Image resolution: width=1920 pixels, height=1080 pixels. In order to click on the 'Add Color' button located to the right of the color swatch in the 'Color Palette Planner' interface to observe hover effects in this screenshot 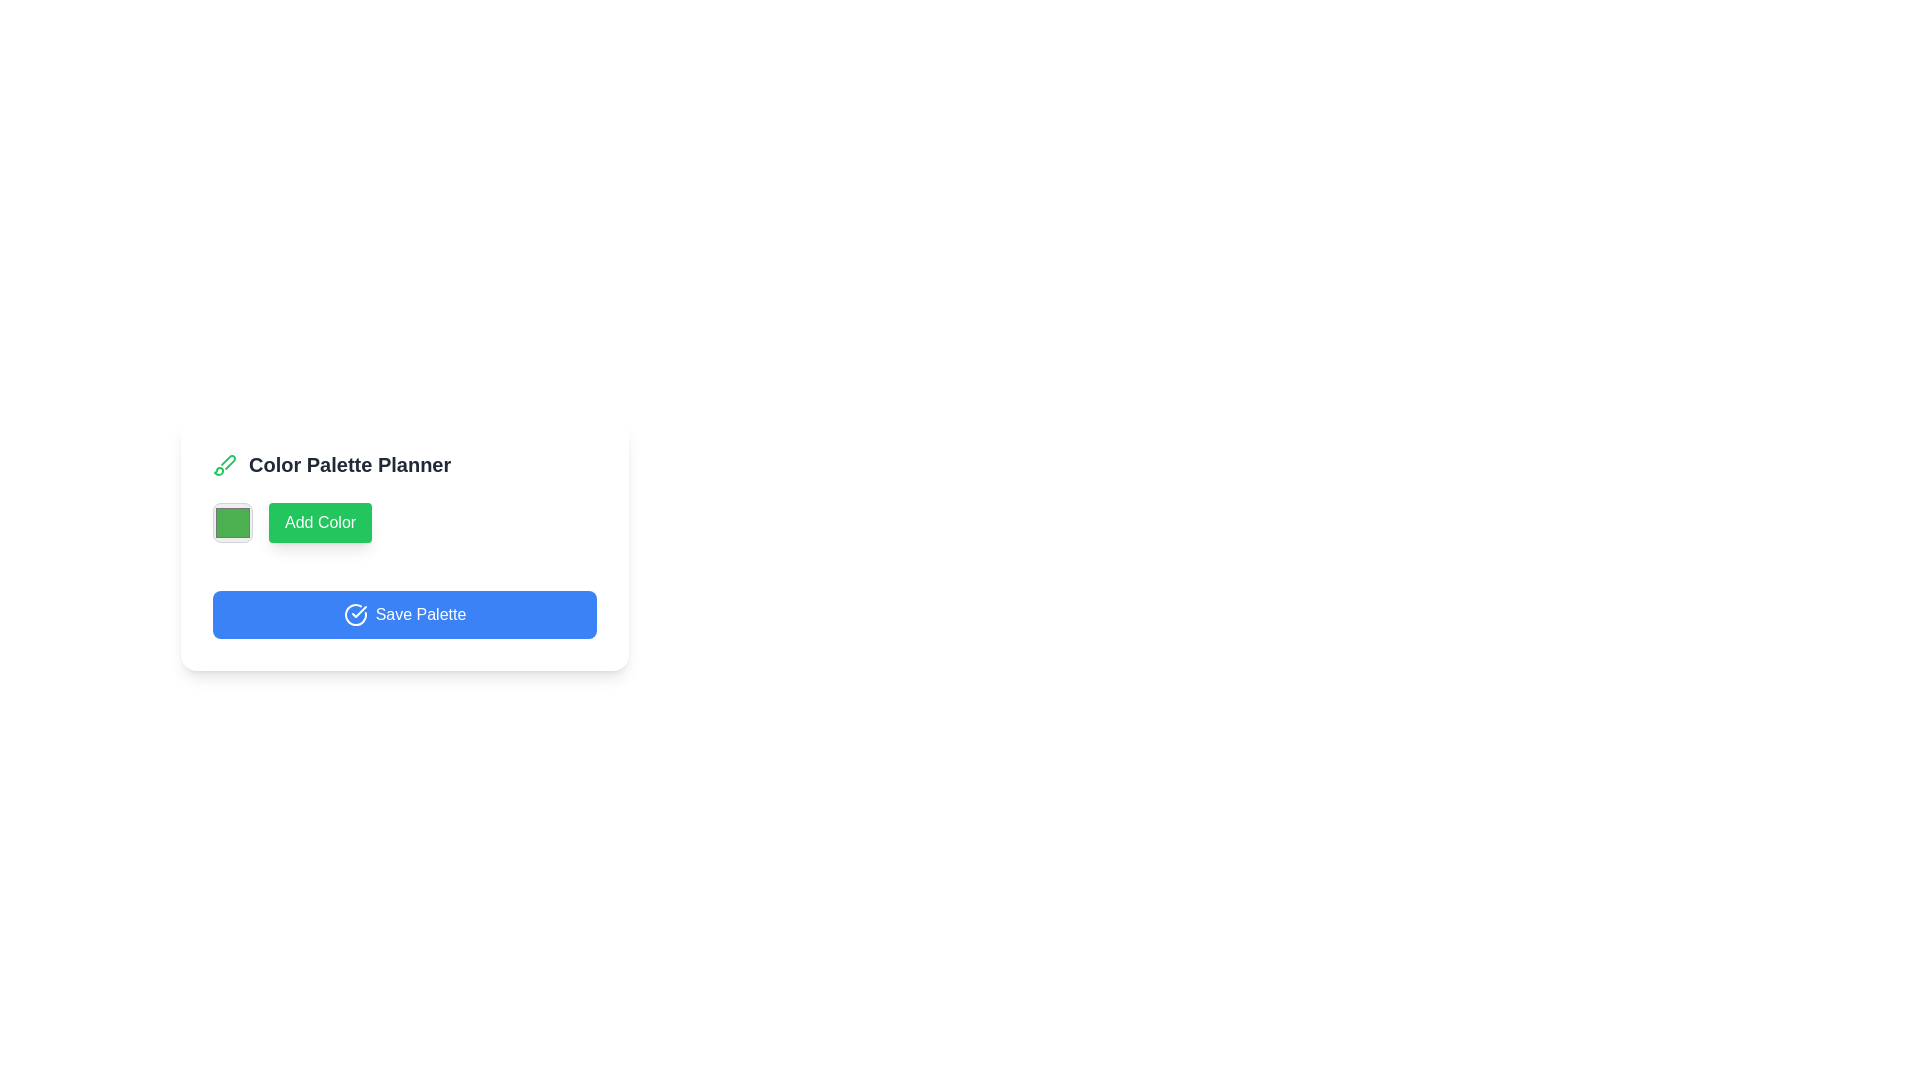, I will do `click(320, 522)`.